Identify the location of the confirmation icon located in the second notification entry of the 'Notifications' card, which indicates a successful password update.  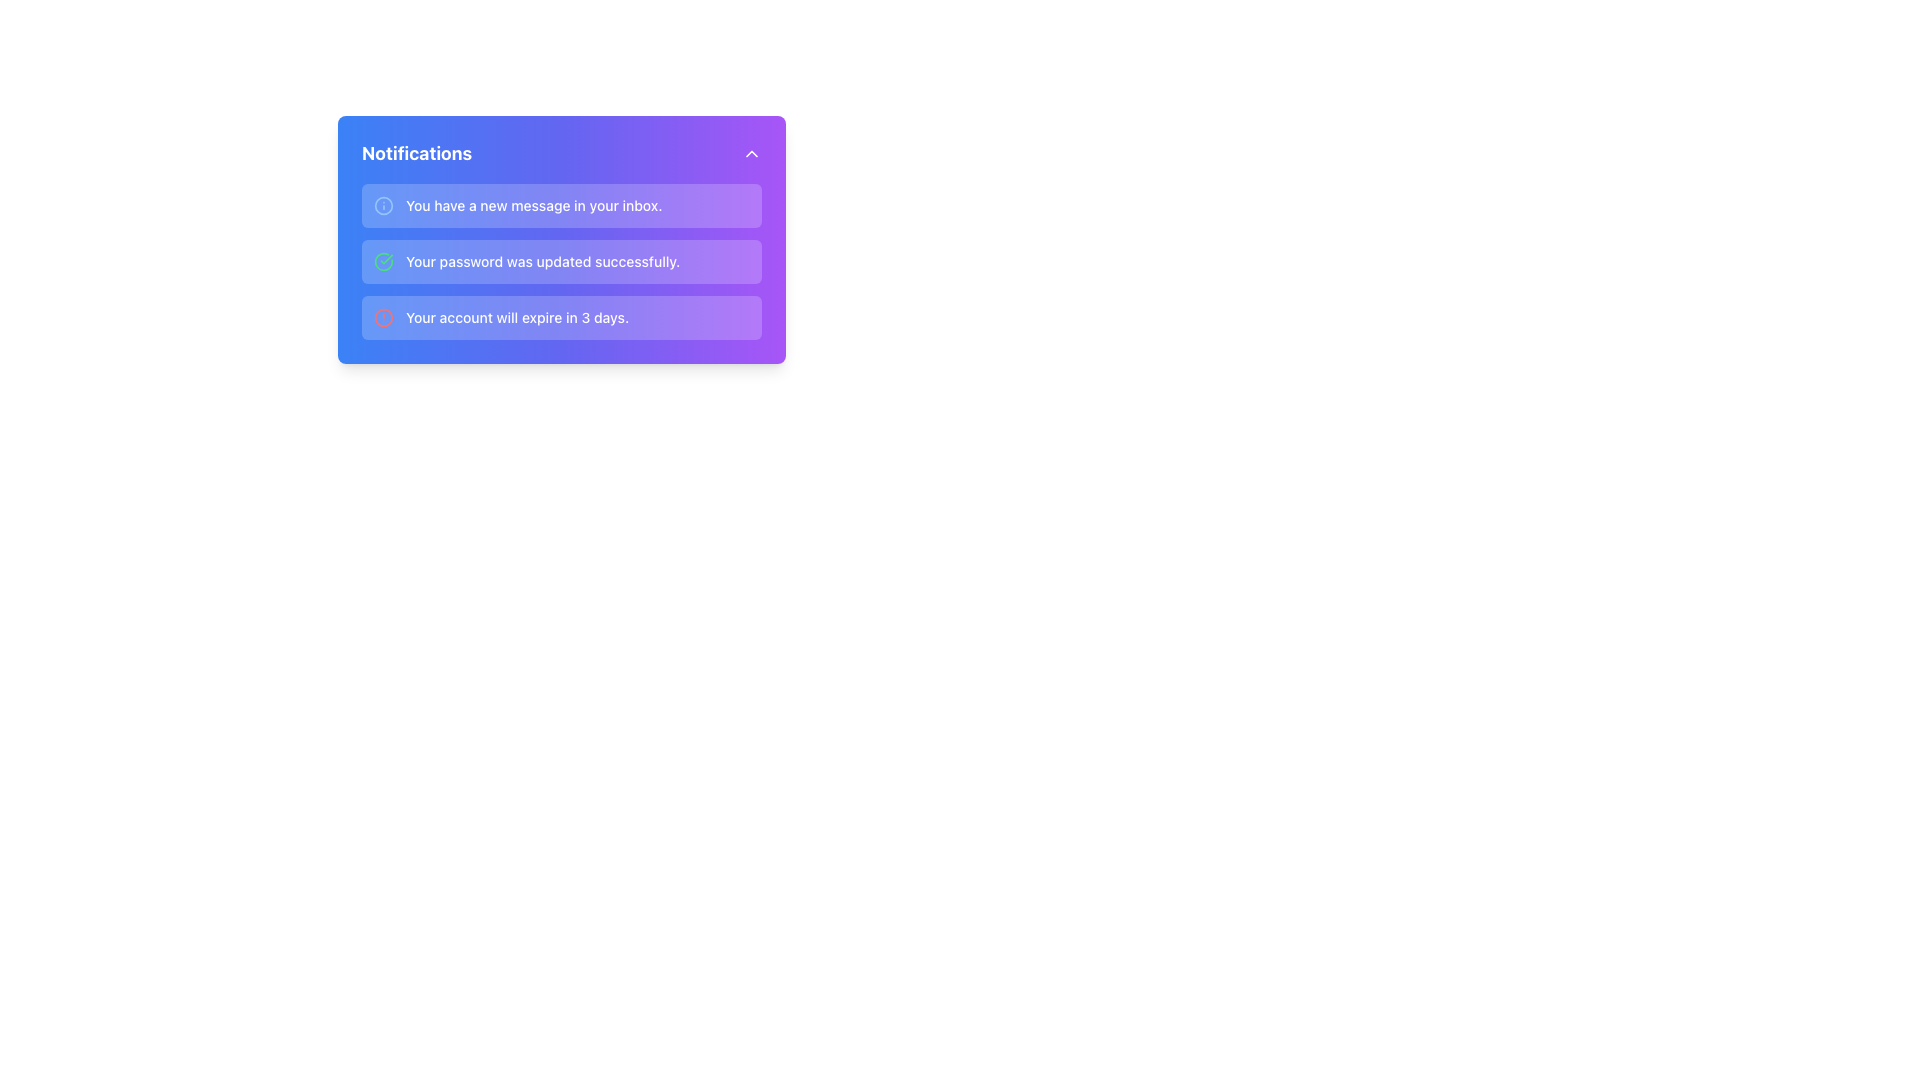
(384, 261).